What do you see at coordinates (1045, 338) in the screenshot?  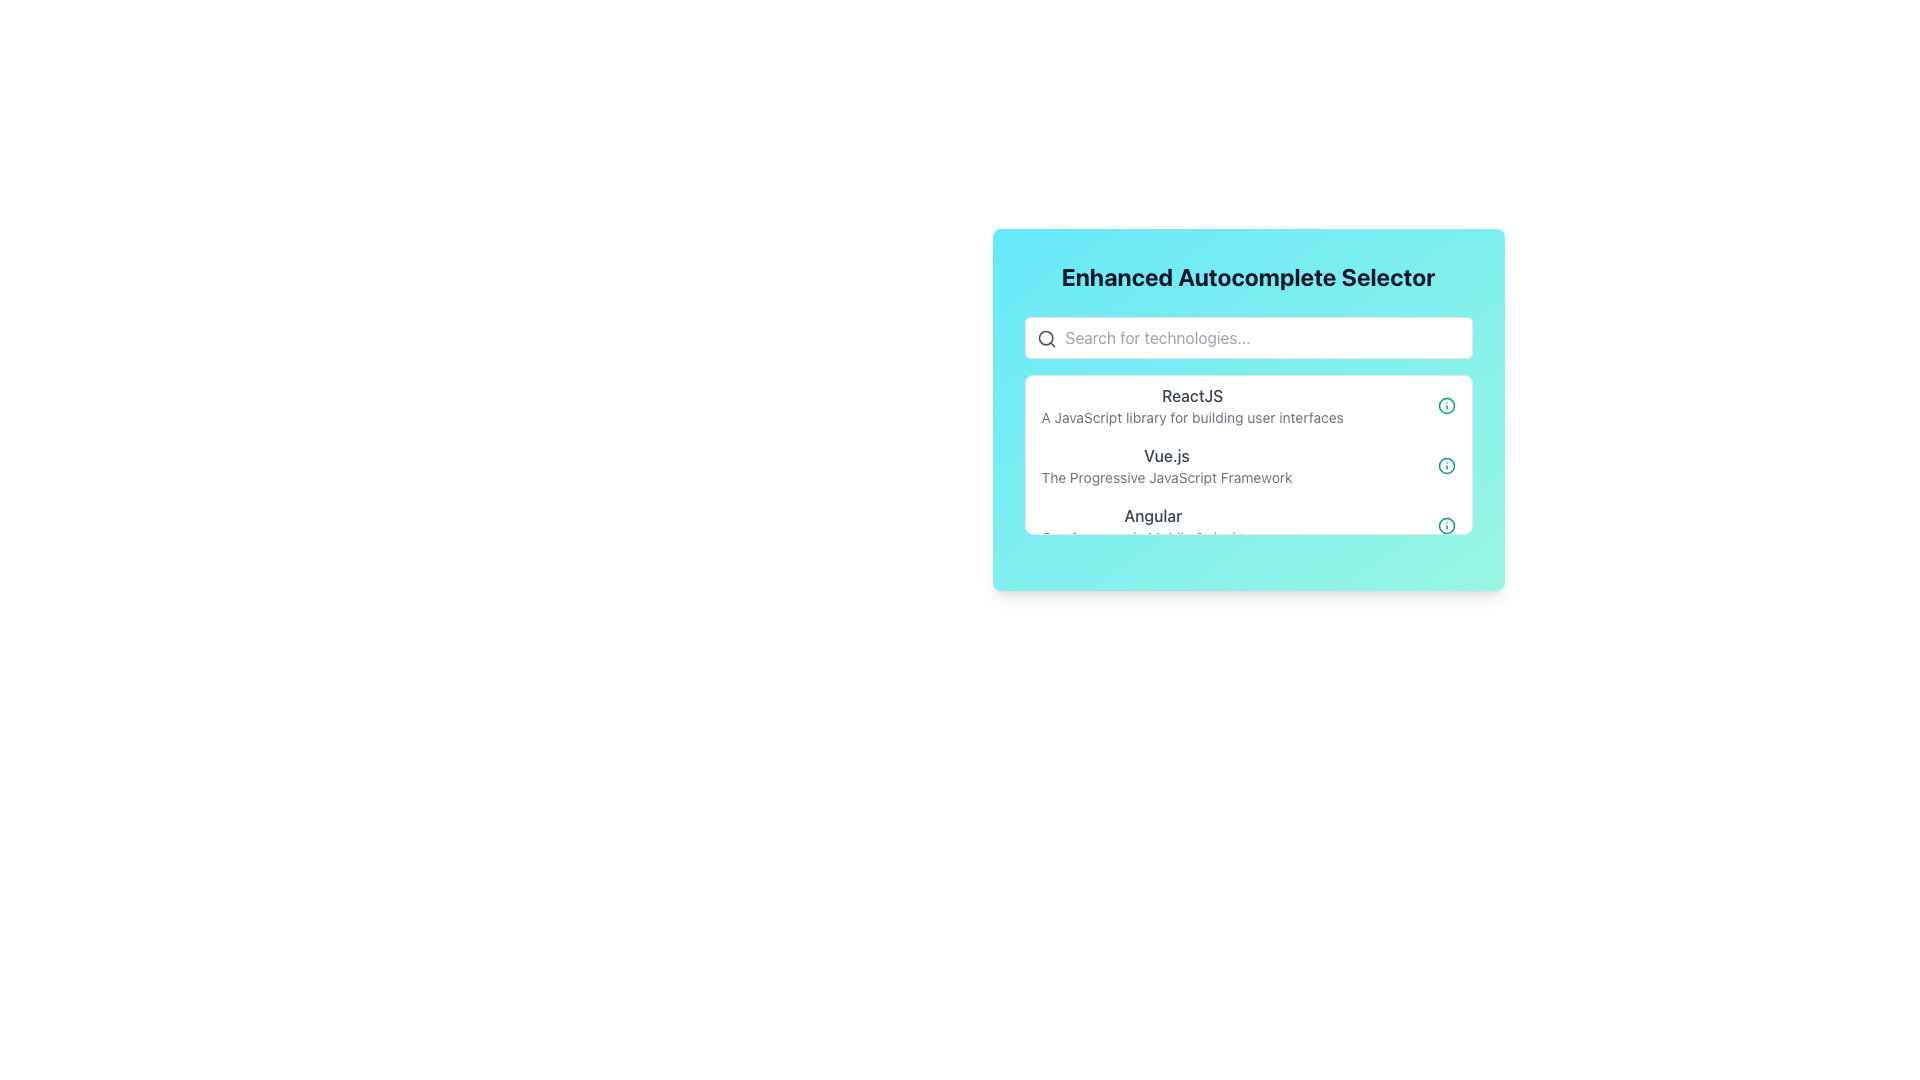 I see `the search bar icon located at the beginning of the search bar` at bounding box center [1045, 338].